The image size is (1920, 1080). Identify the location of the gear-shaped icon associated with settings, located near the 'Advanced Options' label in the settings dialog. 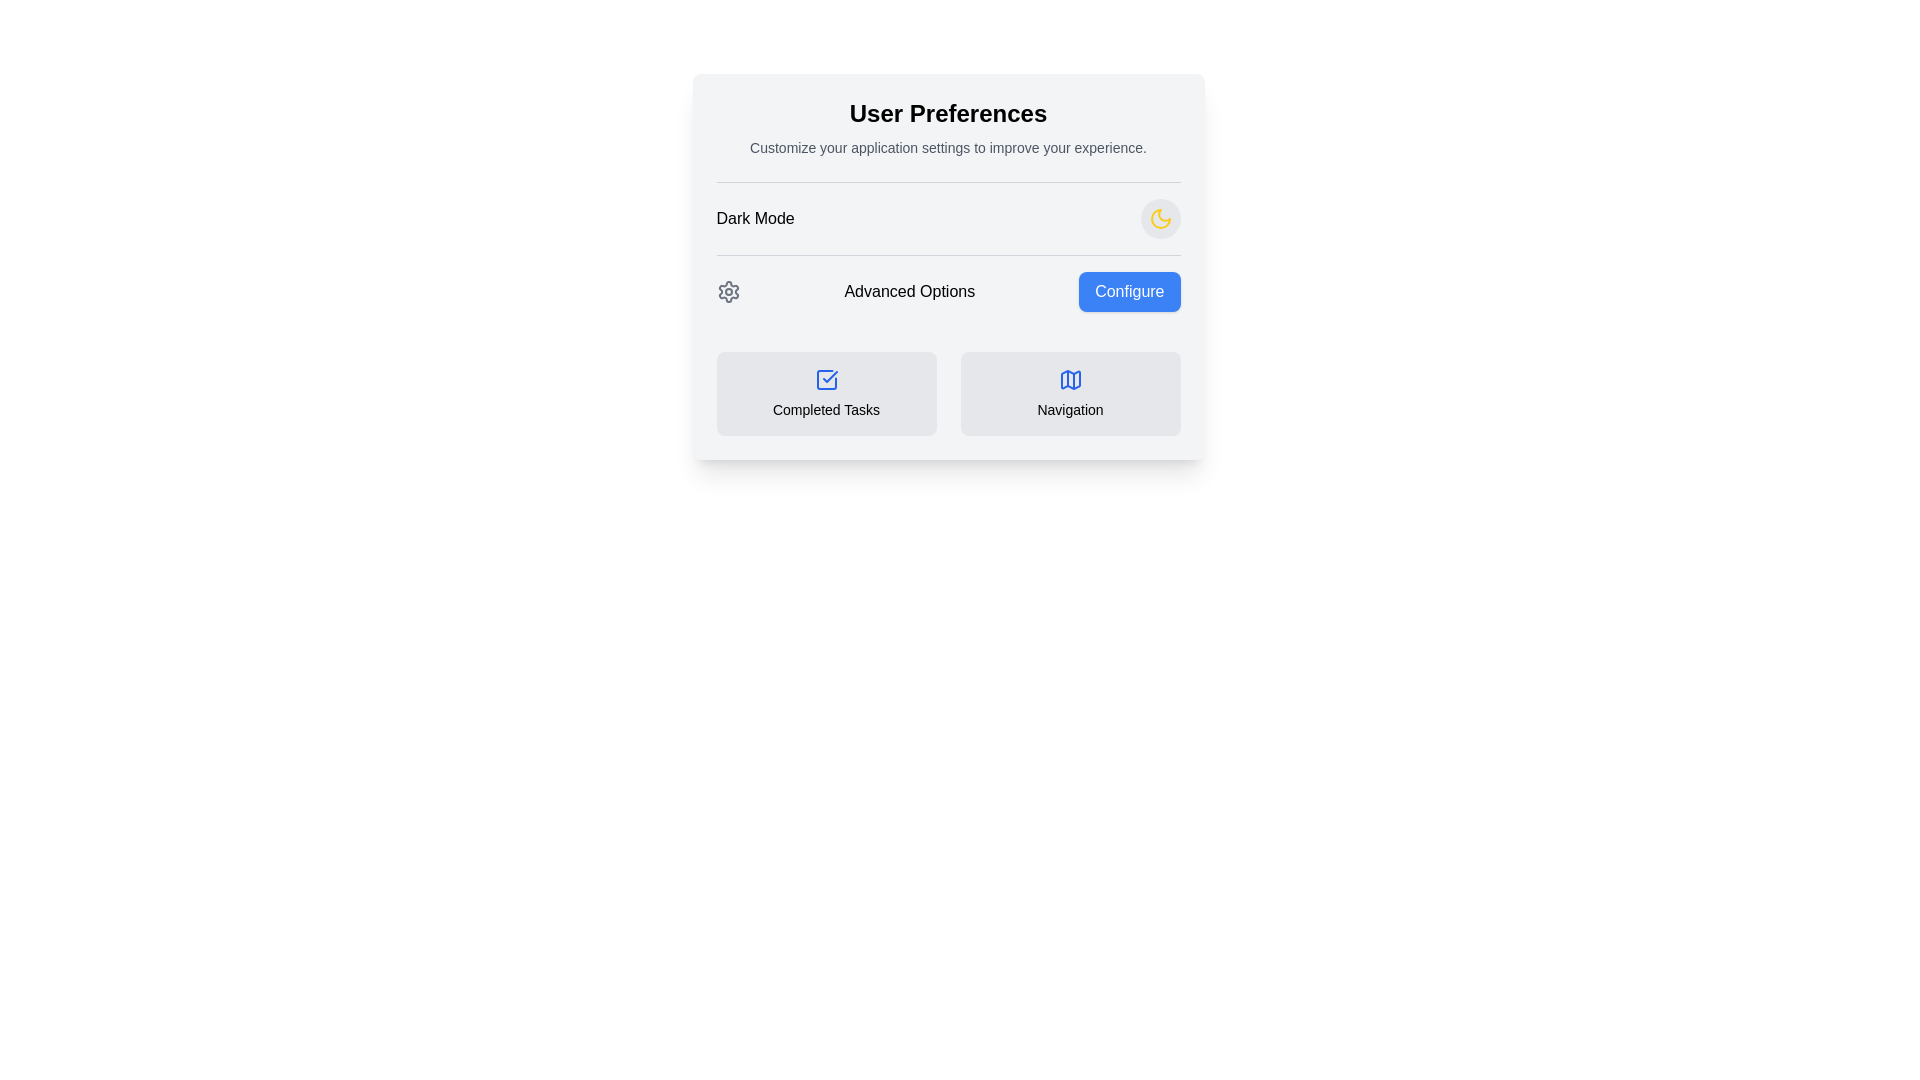
(727, 292).